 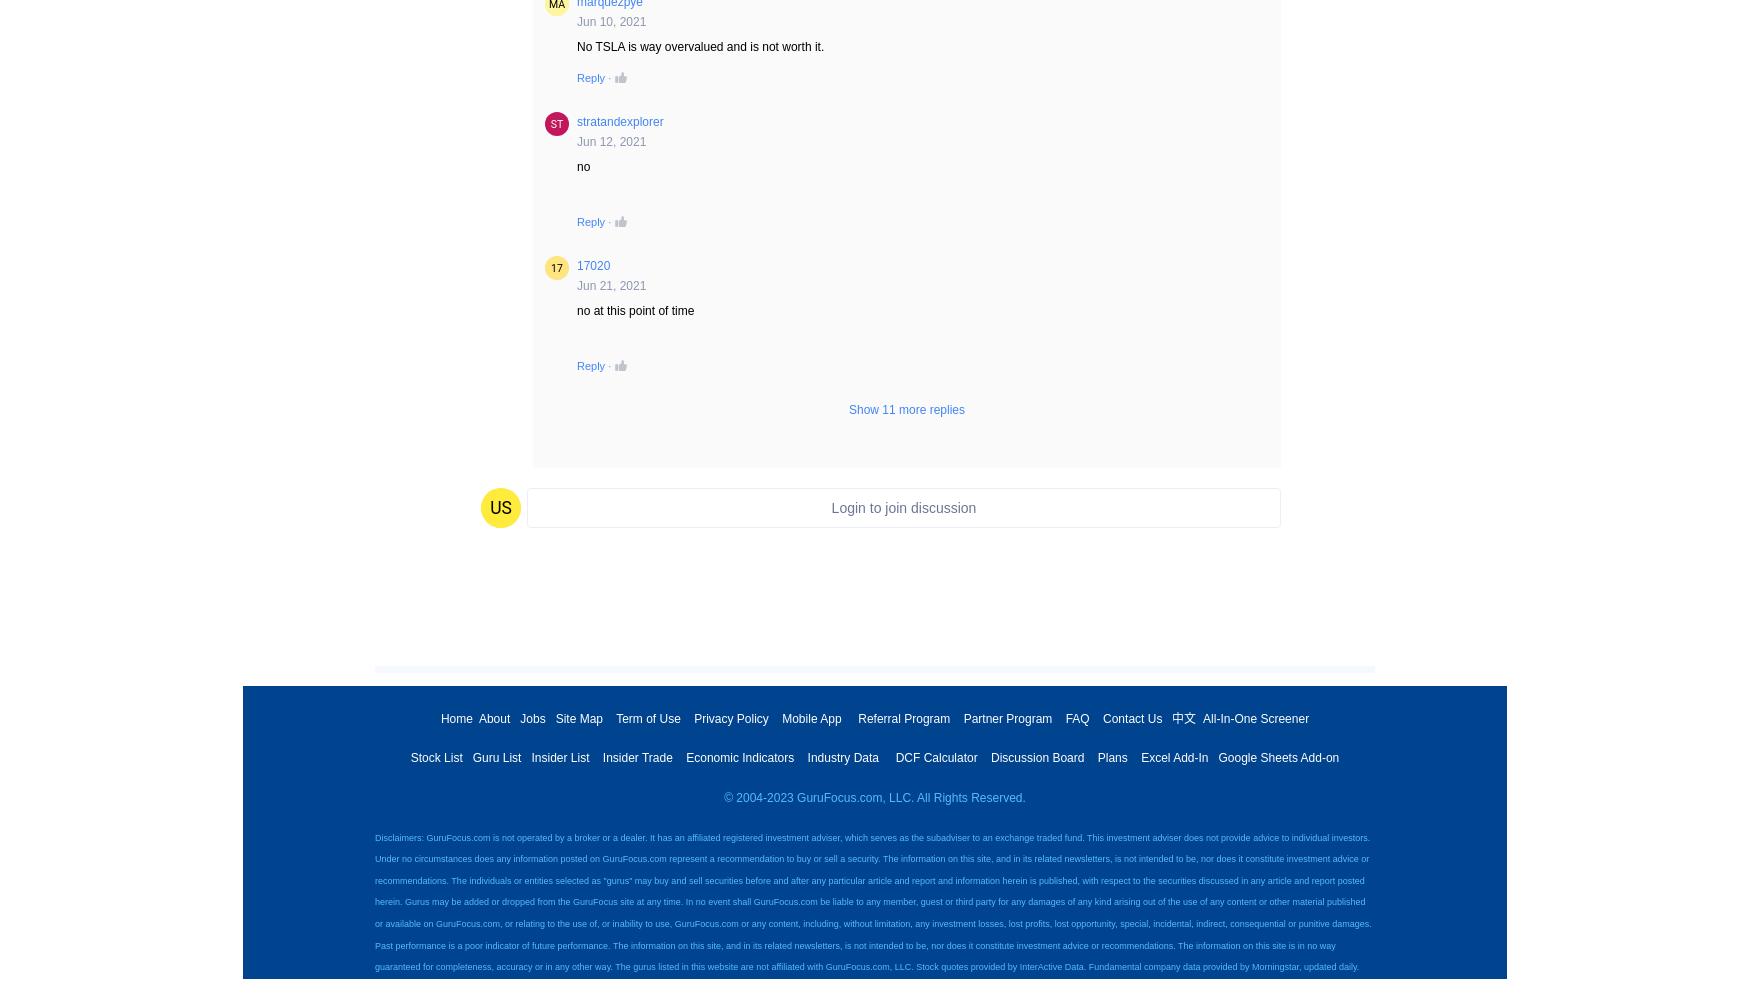 I want to click on 'Partner Program', so click(x=1006, y=717).